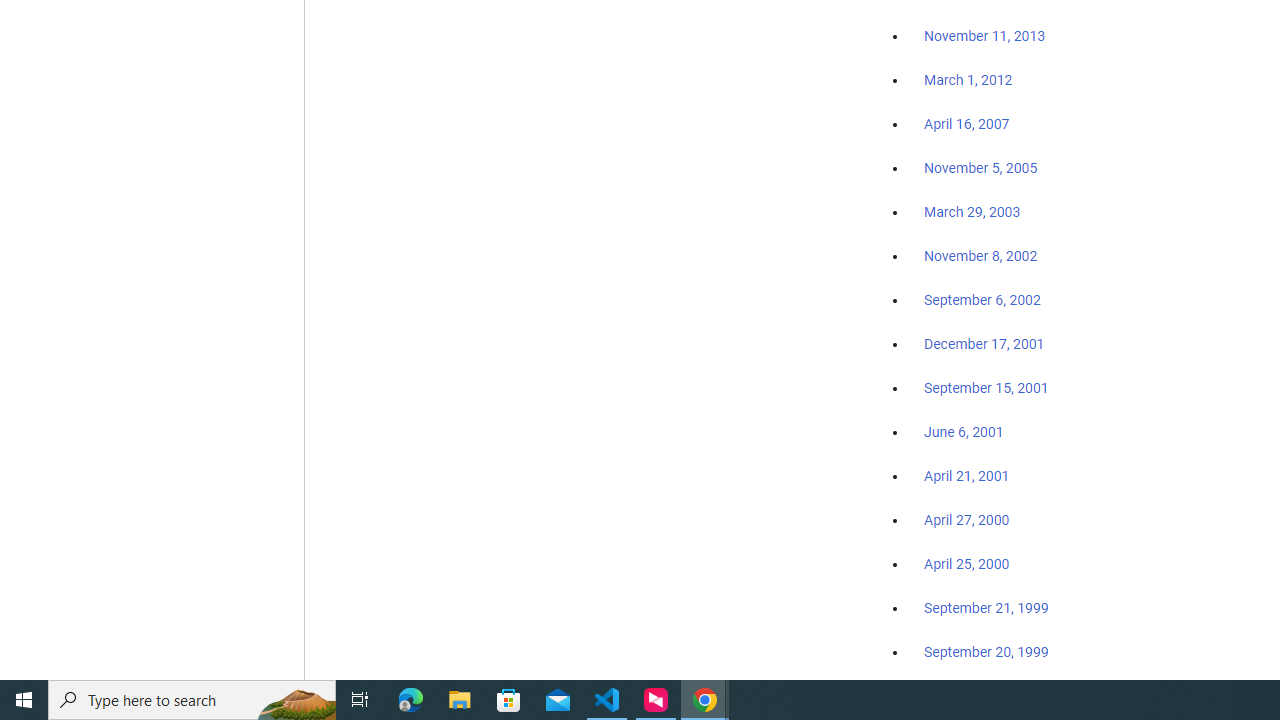  What do you see at coordinates (981, 255) in the screenshot?
I see `'November 8, 2002'` at bounding box center [981, 255].